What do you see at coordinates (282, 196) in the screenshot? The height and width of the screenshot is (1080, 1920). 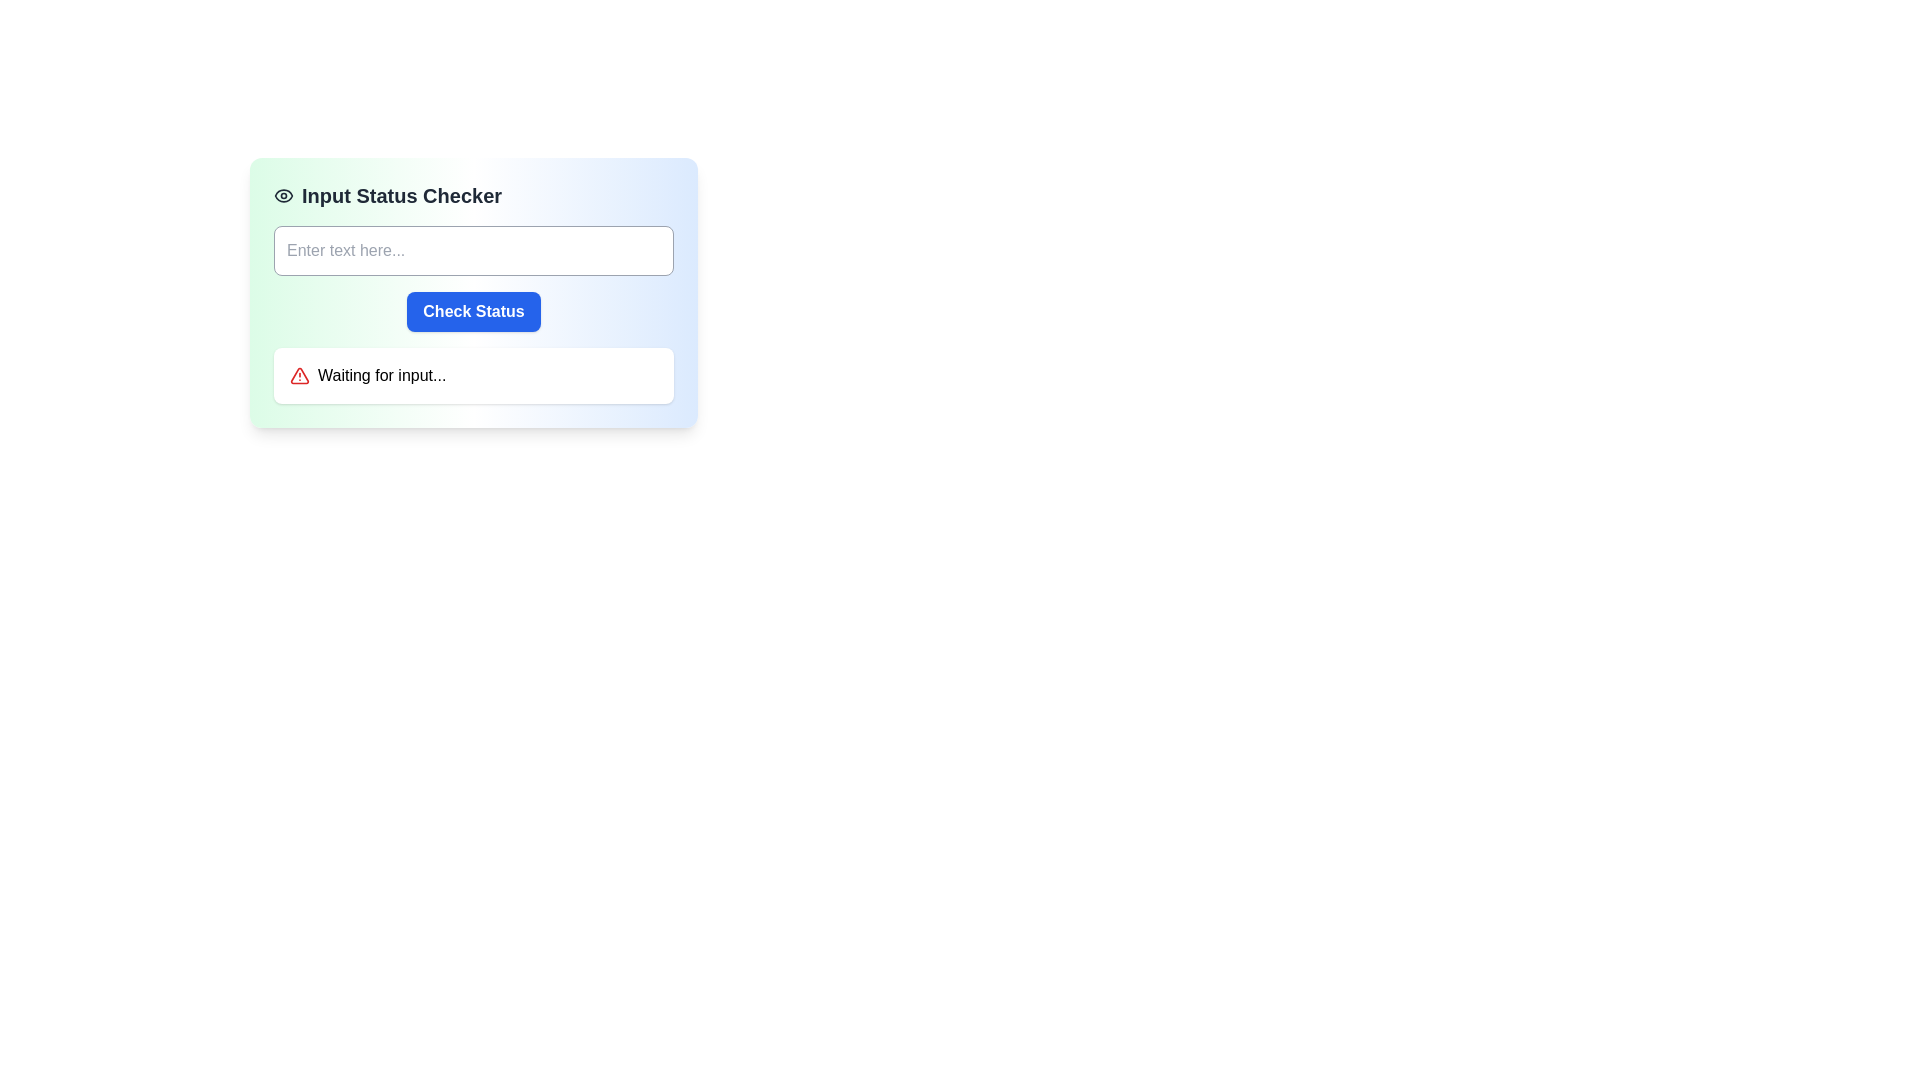 I see `the eye icon associated with the 'Input Status Checker' component, which is positioned to the far left of the text 'Input Status Checker'` at bounding box center [282, 196].